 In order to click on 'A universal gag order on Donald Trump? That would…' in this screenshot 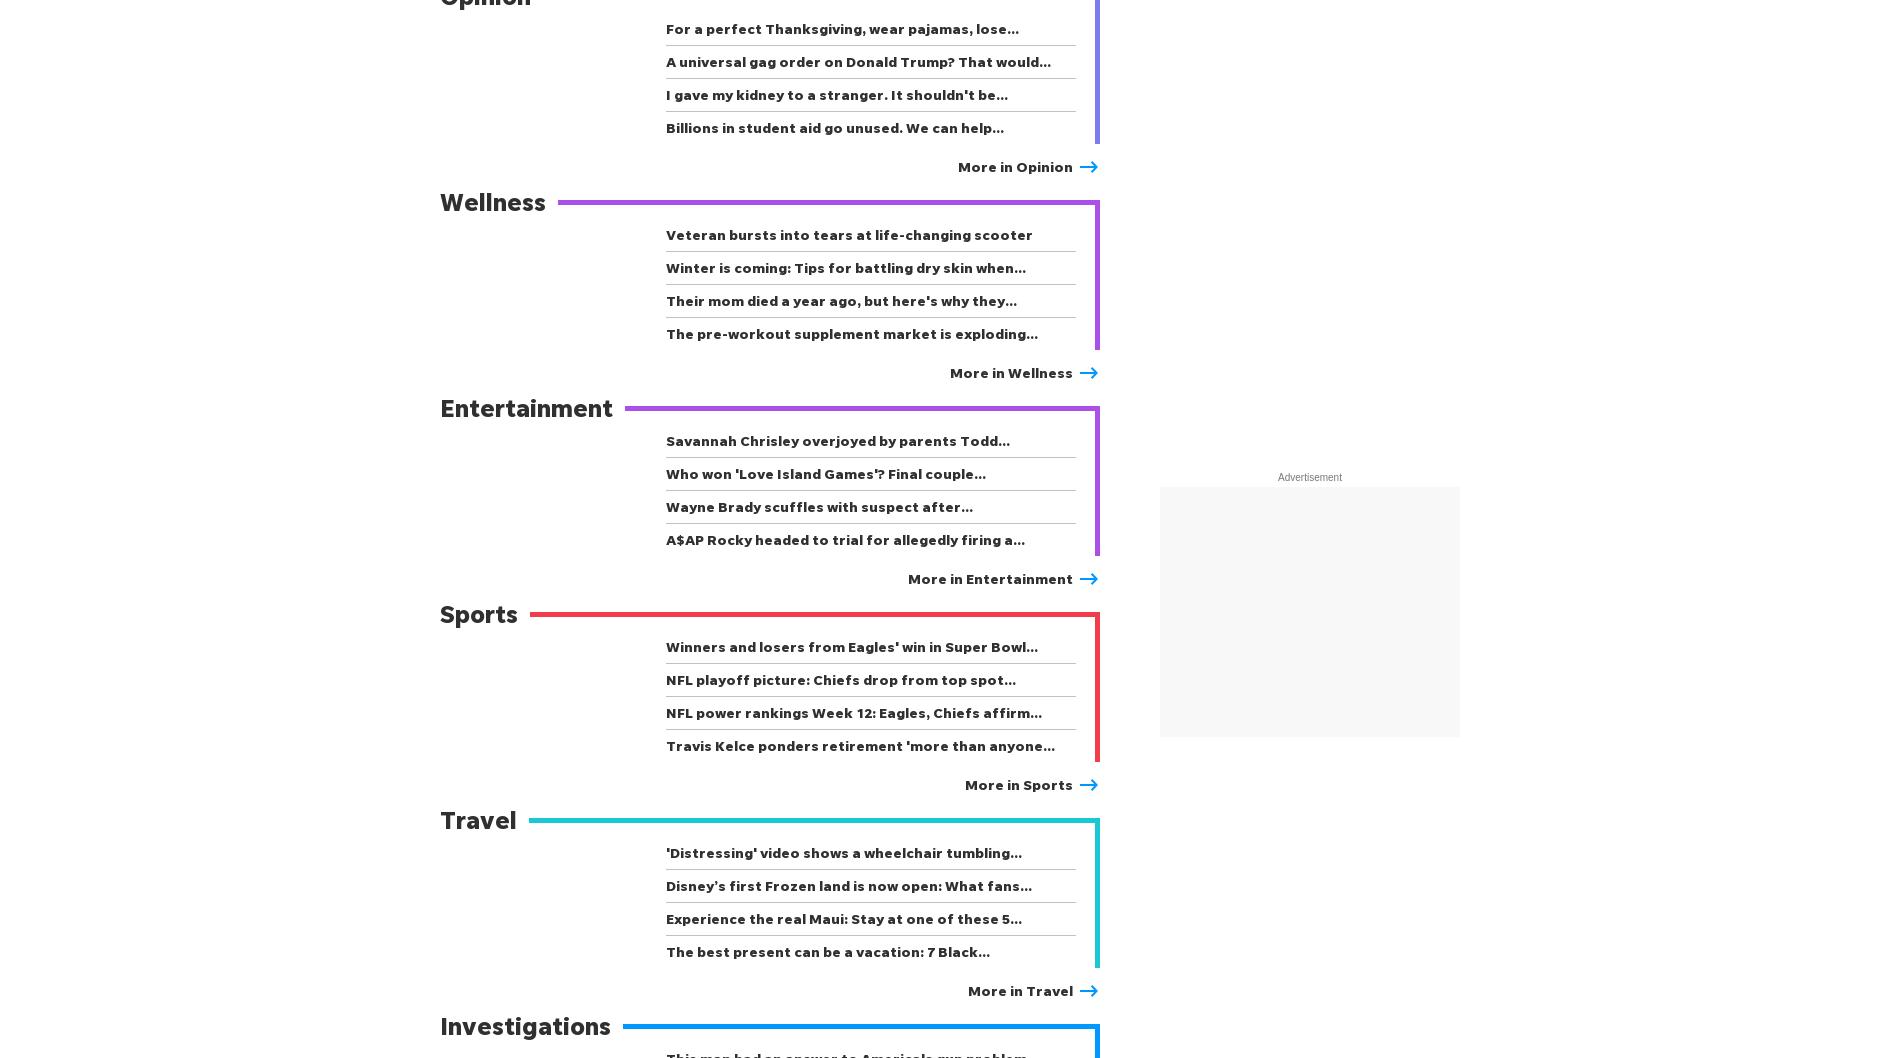, I will do `click(665, 61)`.